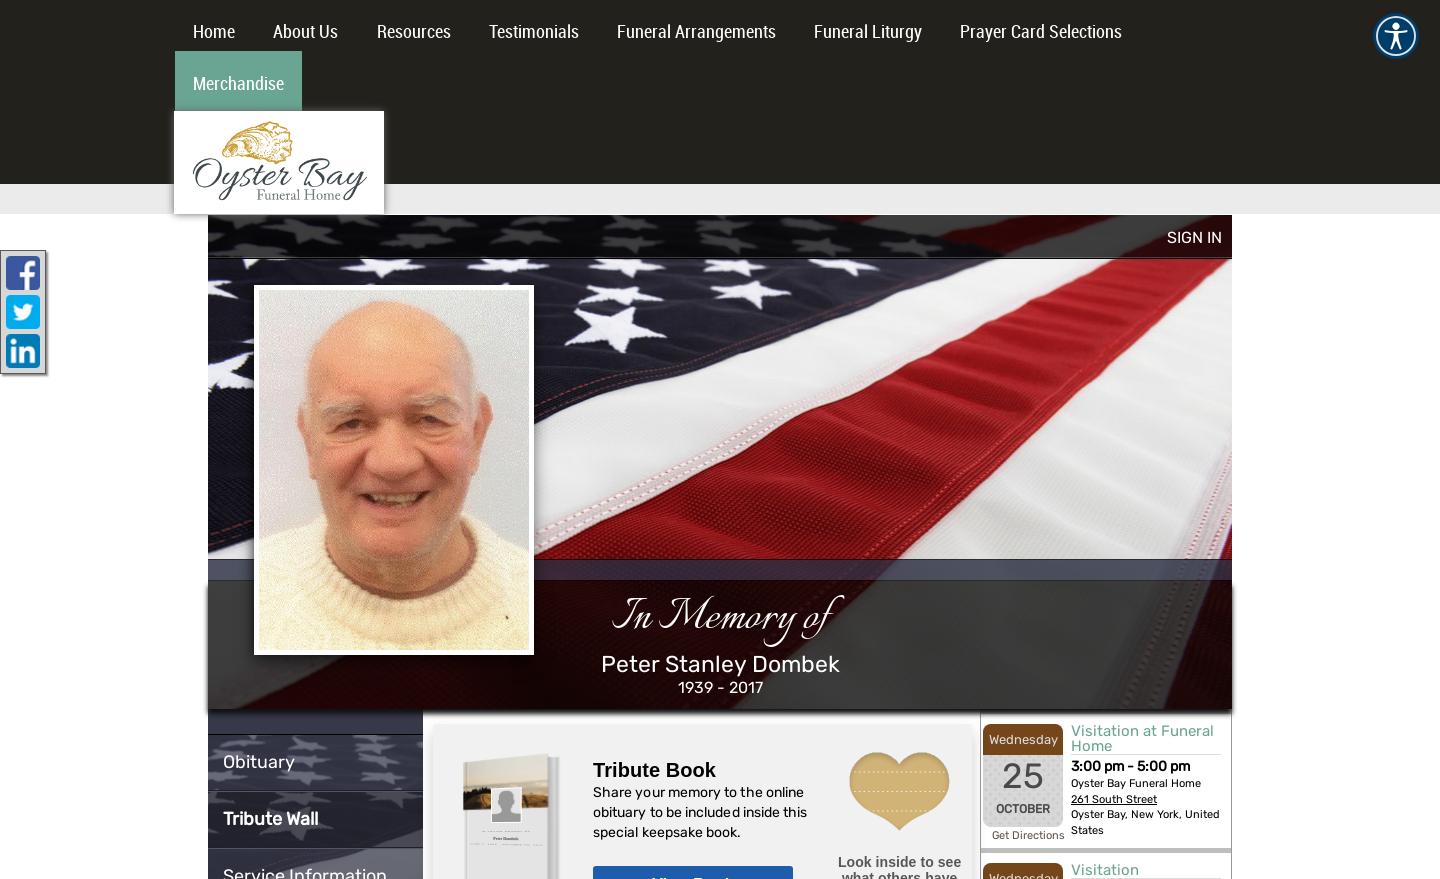  I want to click on 'Sign in', so click(1166, 236).